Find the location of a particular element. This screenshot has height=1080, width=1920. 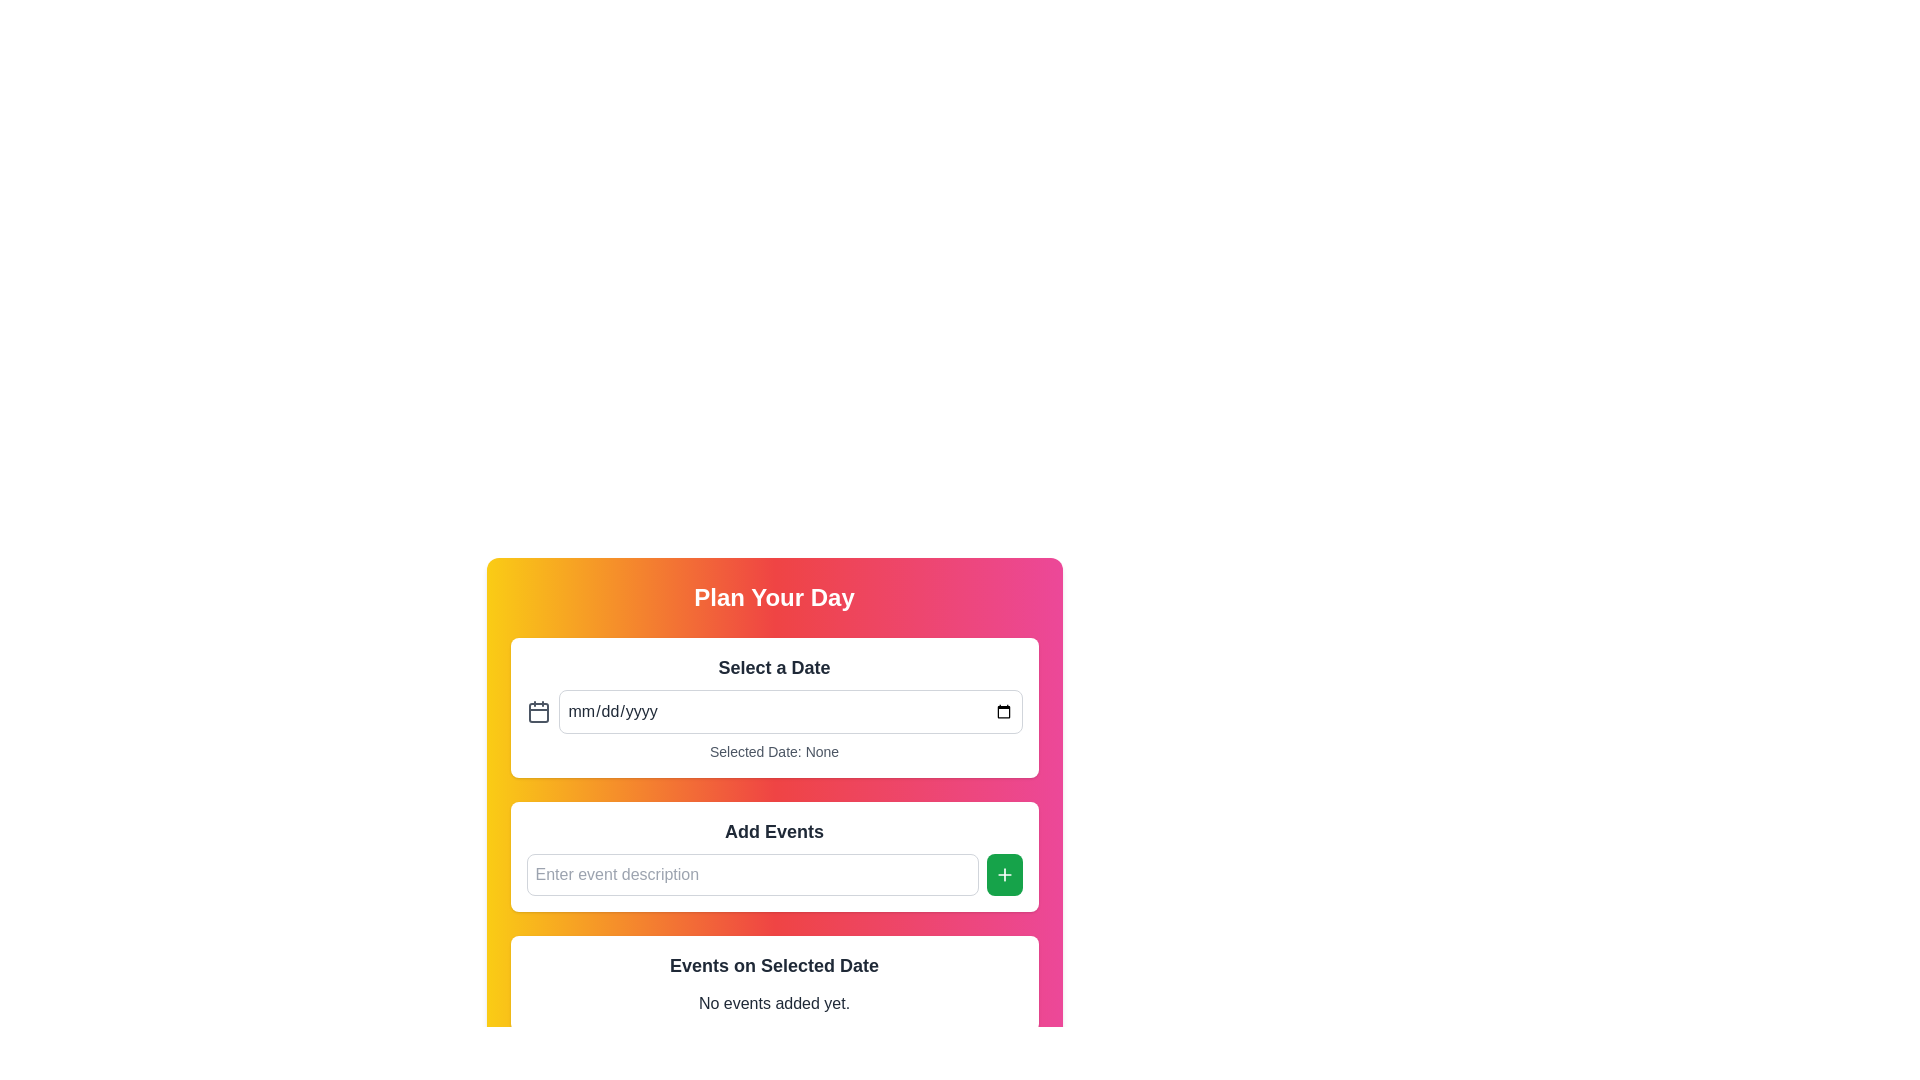

the Input group with a button to add events by tabbing through the UI elements is located at coordinates (773, 855).